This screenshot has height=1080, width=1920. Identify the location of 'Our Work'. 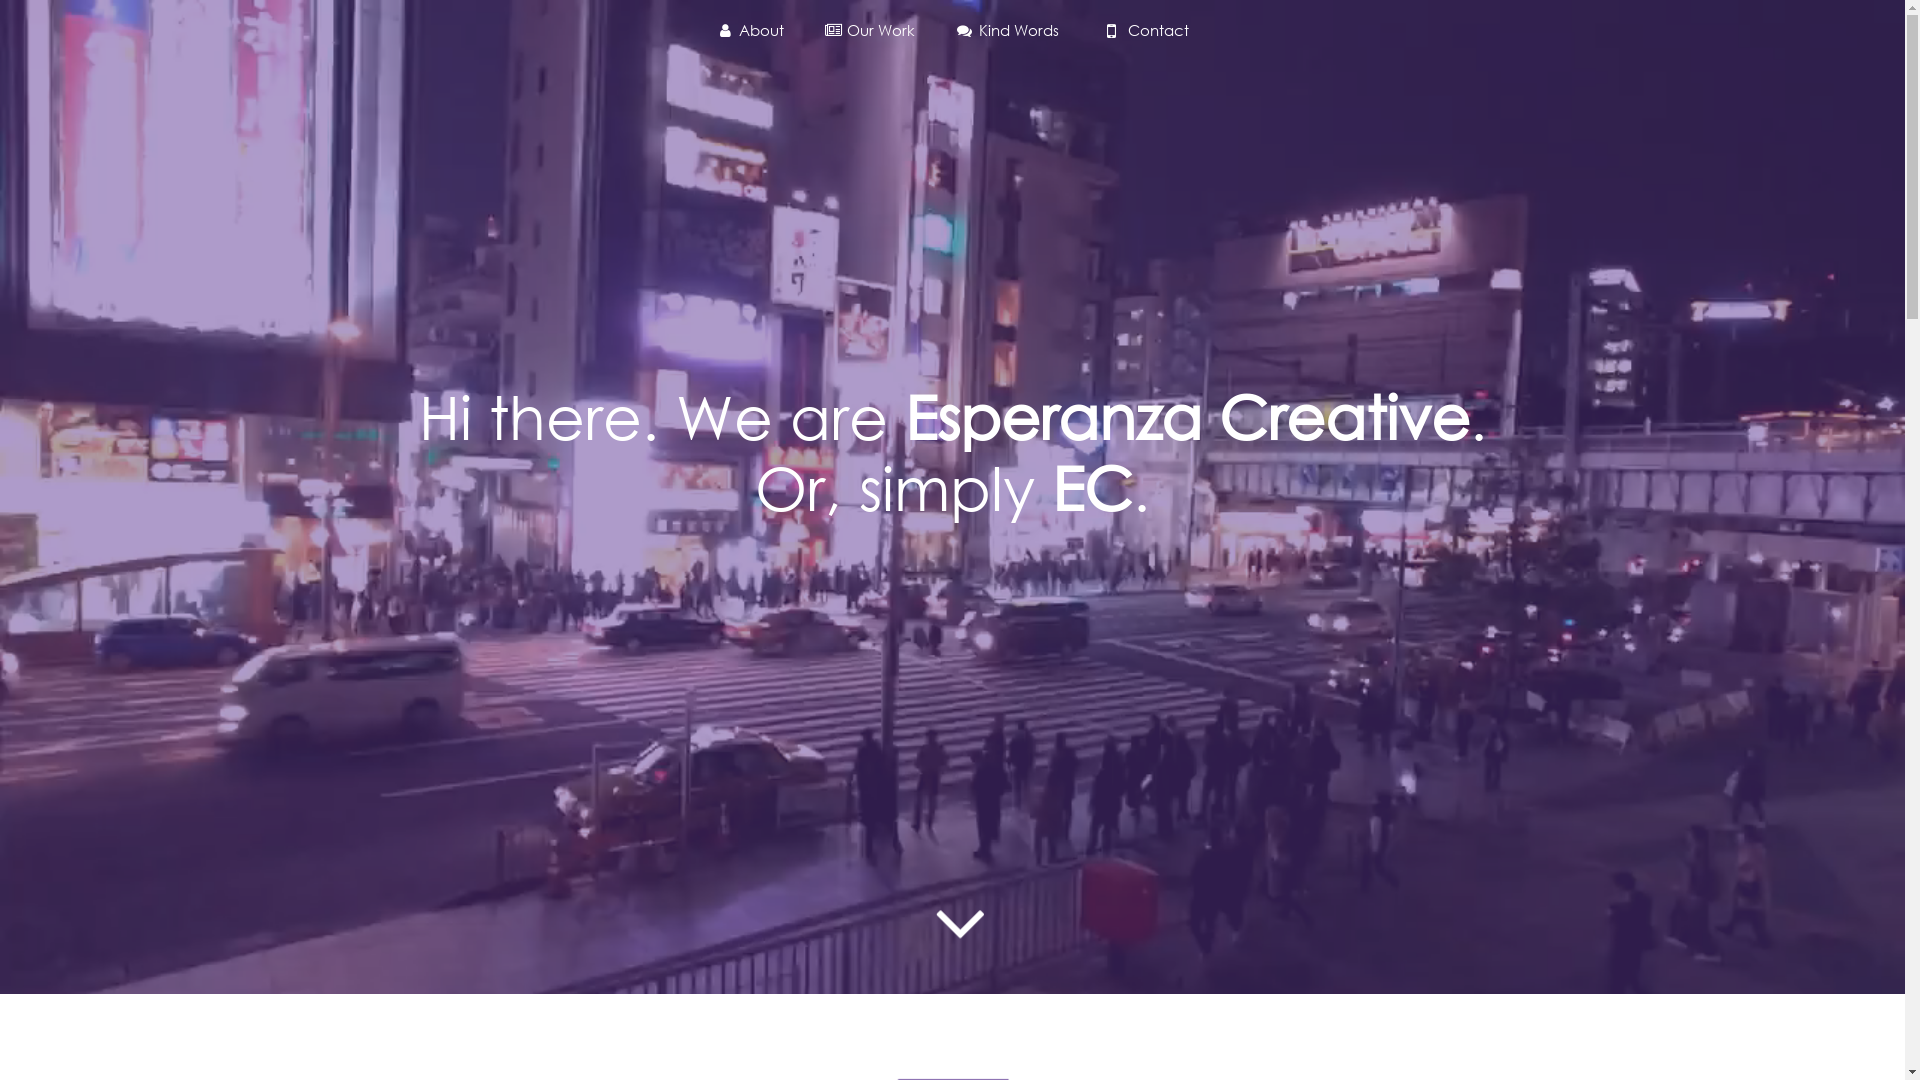
(869, 30).